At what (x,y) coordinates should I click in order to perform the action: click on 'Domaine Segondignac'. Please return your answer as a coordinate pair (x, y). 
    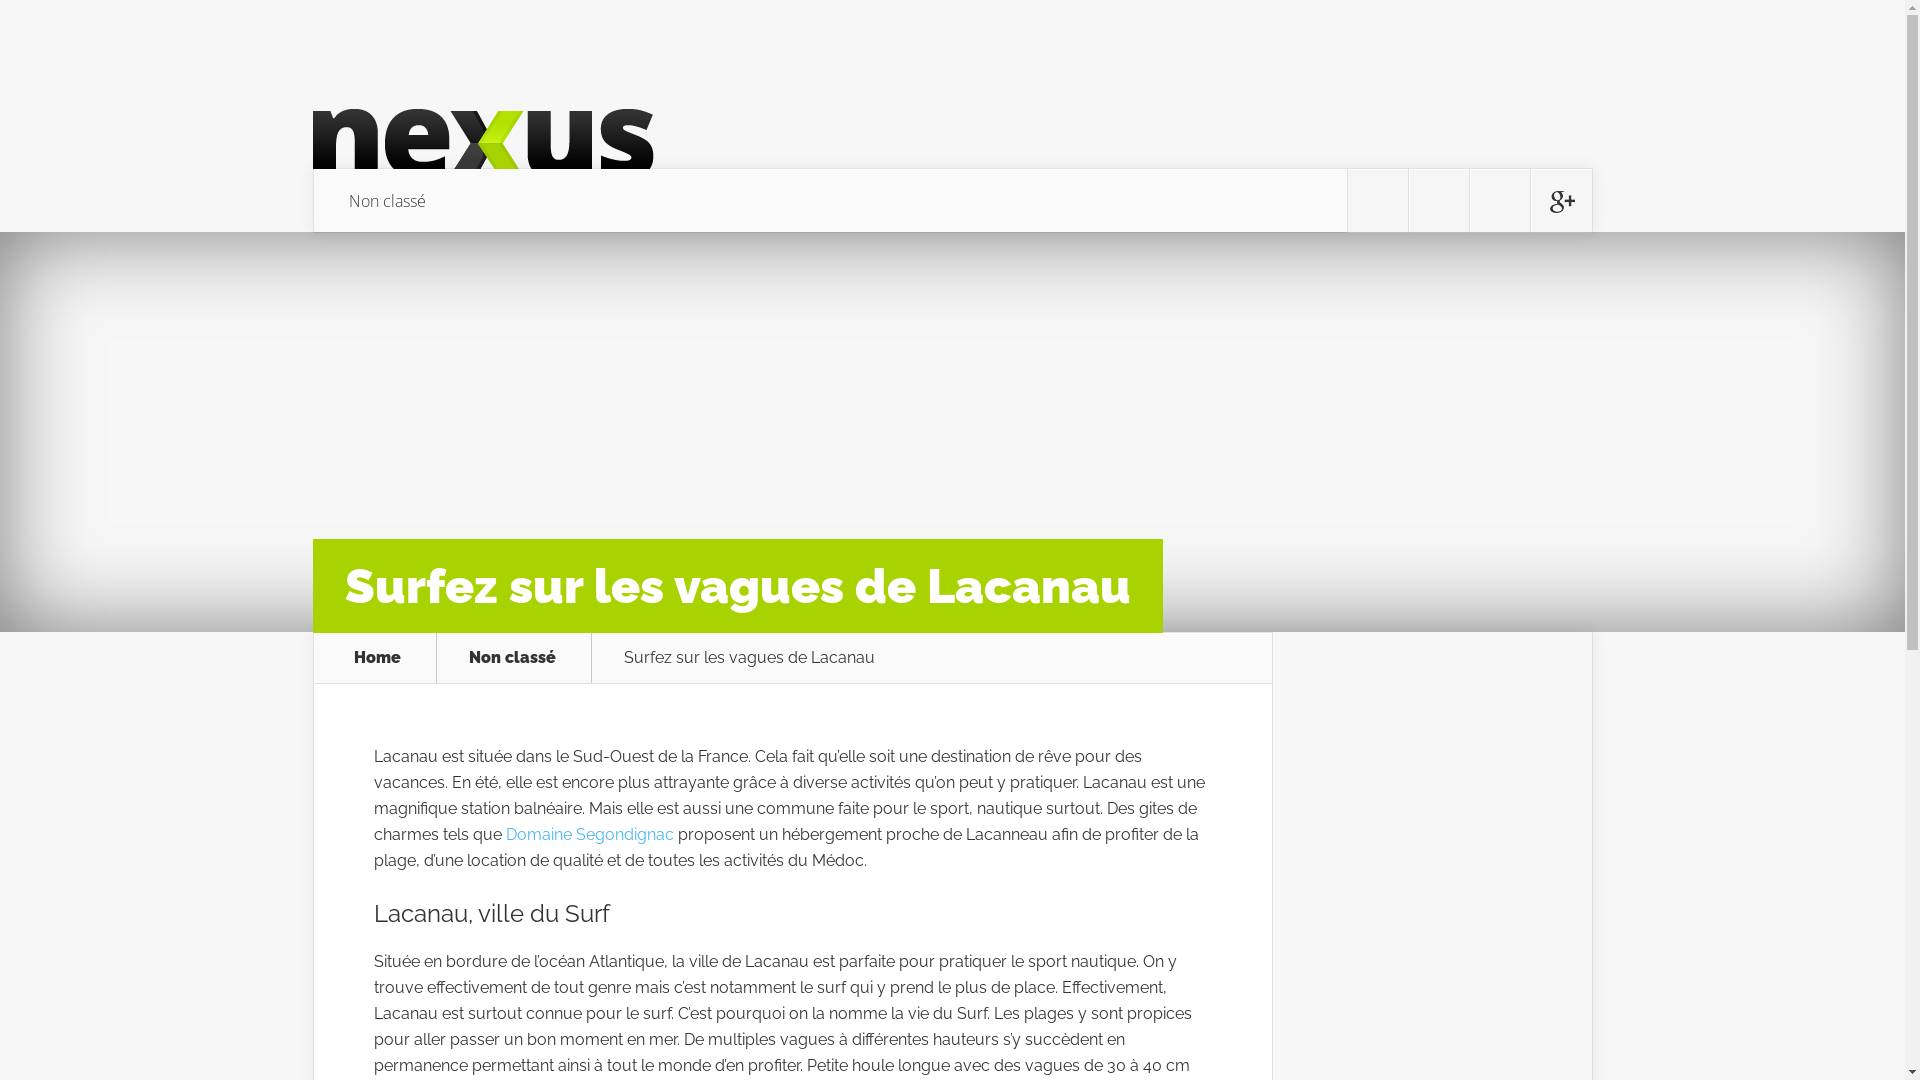
    Looking at the image, I should click on (589, 834).